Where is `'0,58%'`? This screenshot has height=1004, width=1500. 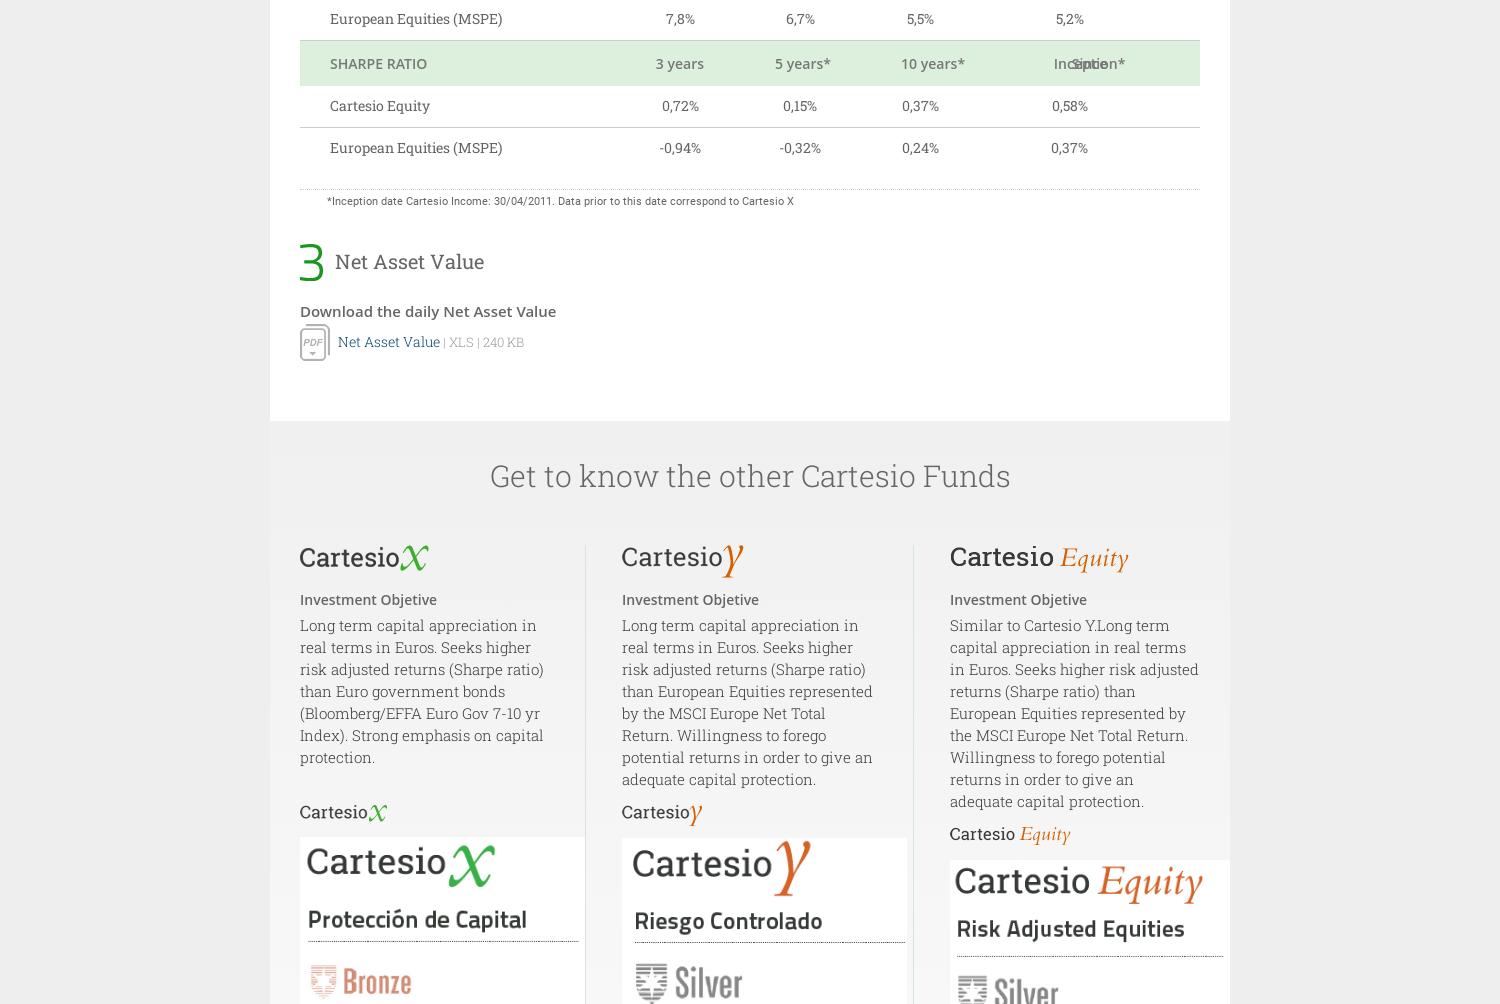
'0,58%' is located at coordinates (1068, 105).